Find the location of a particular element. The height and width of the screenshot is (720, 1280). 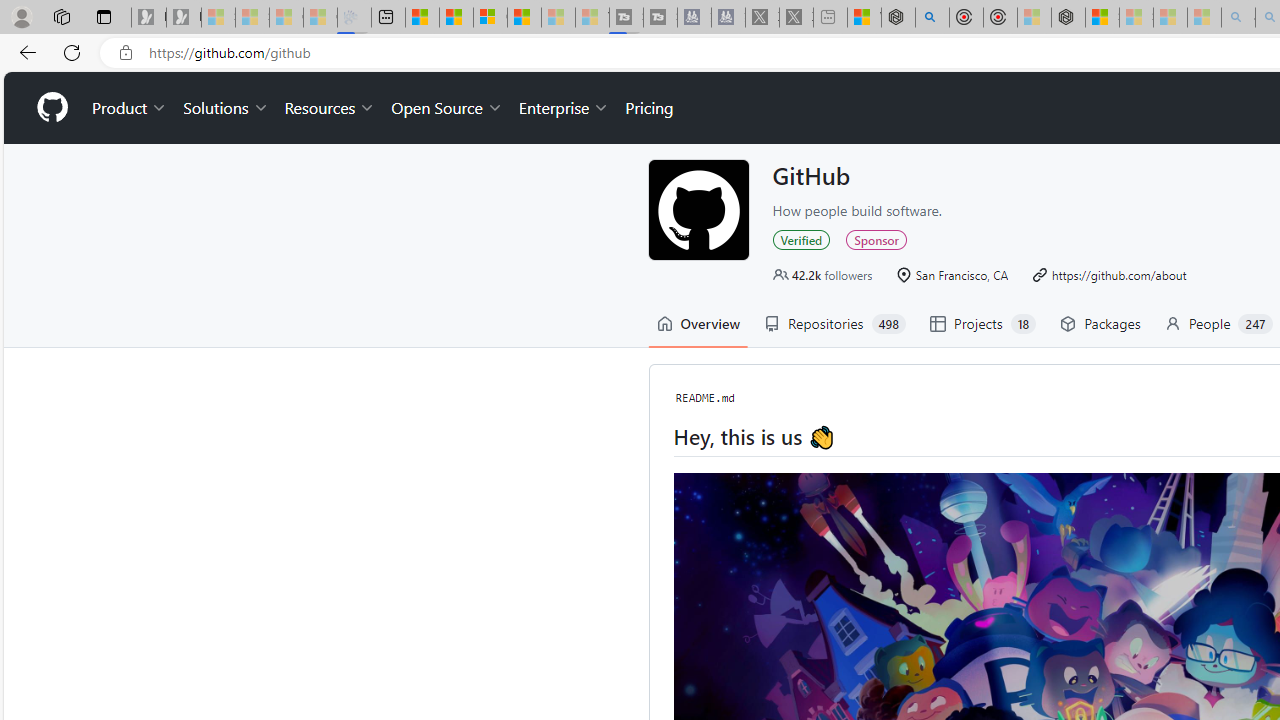

'Verified' is located at coordinates (801, 238).